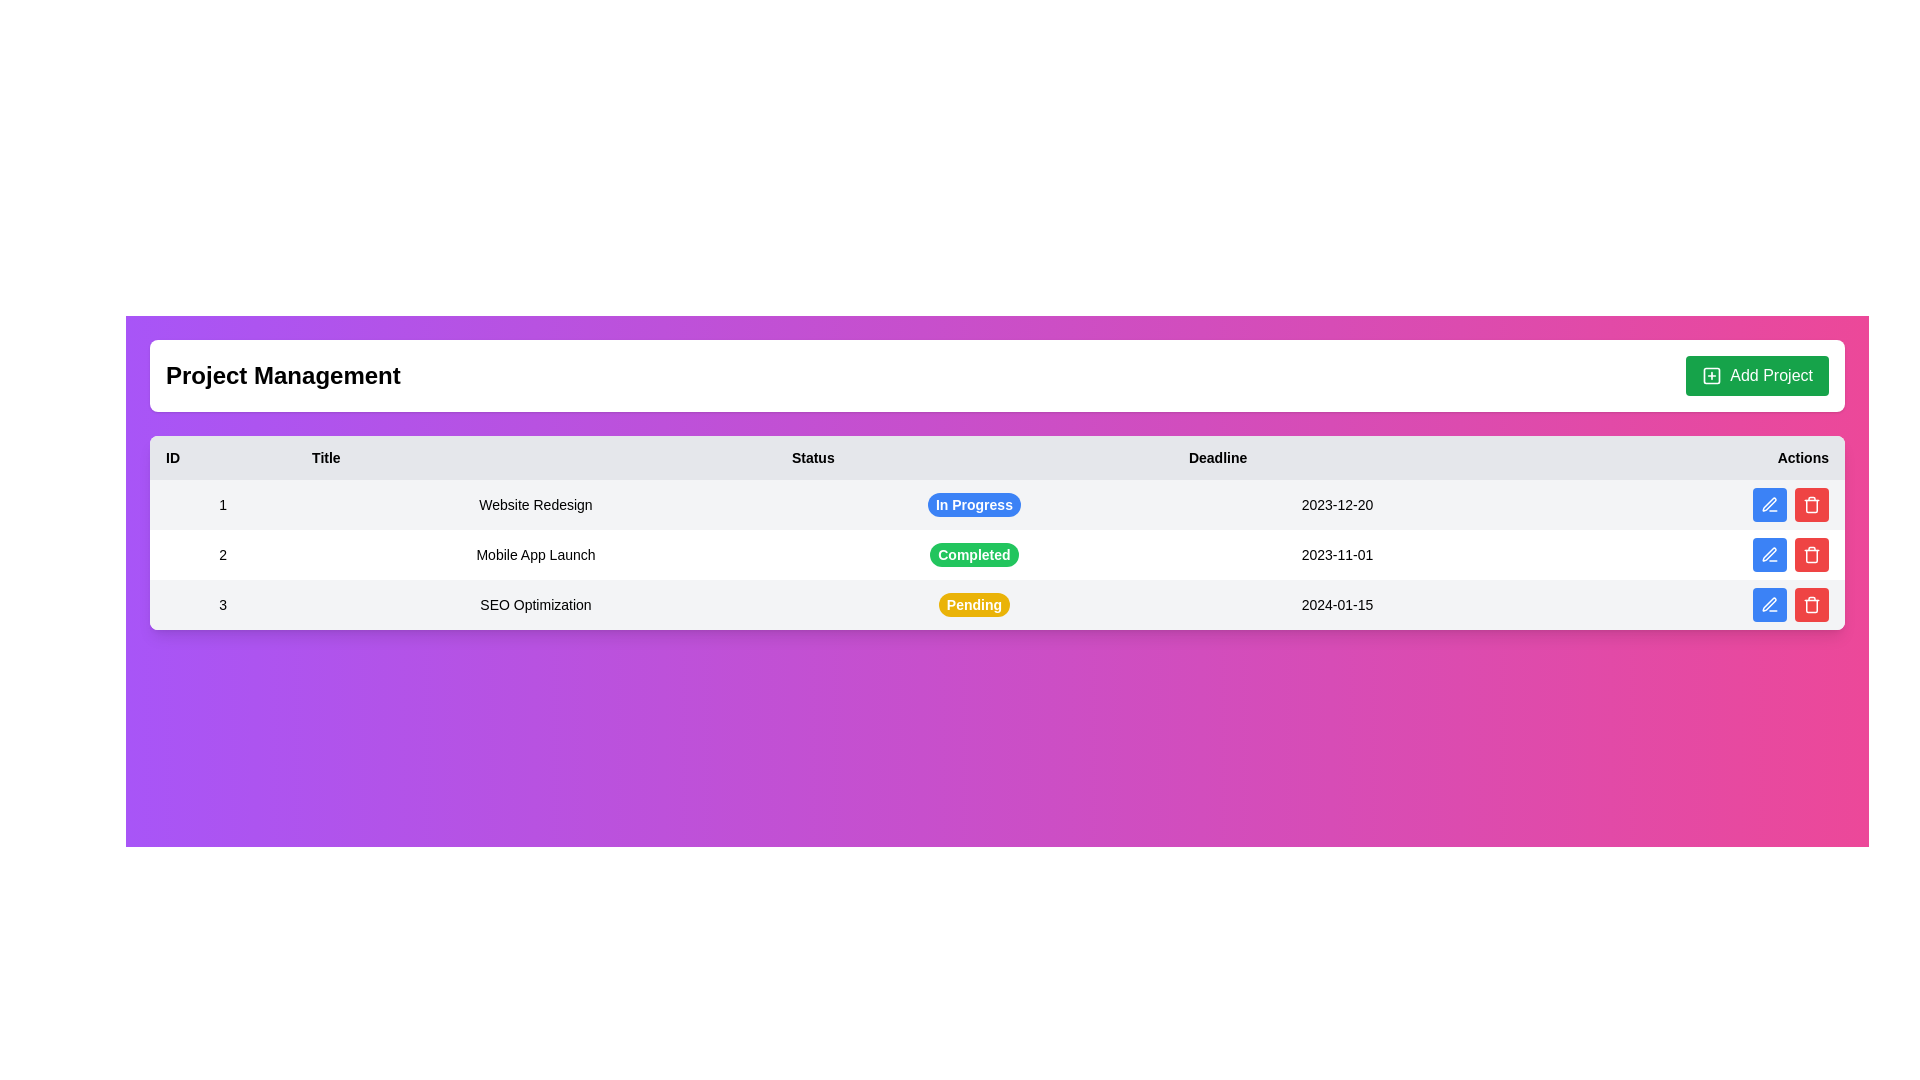  Describe the element at coordinates (1811, 555) in the screenshot. I see `the trash bin icon button with a rounded red background located in the rightmost column under the 'Actions' header for the 'SEO Optimization' row` at that location.